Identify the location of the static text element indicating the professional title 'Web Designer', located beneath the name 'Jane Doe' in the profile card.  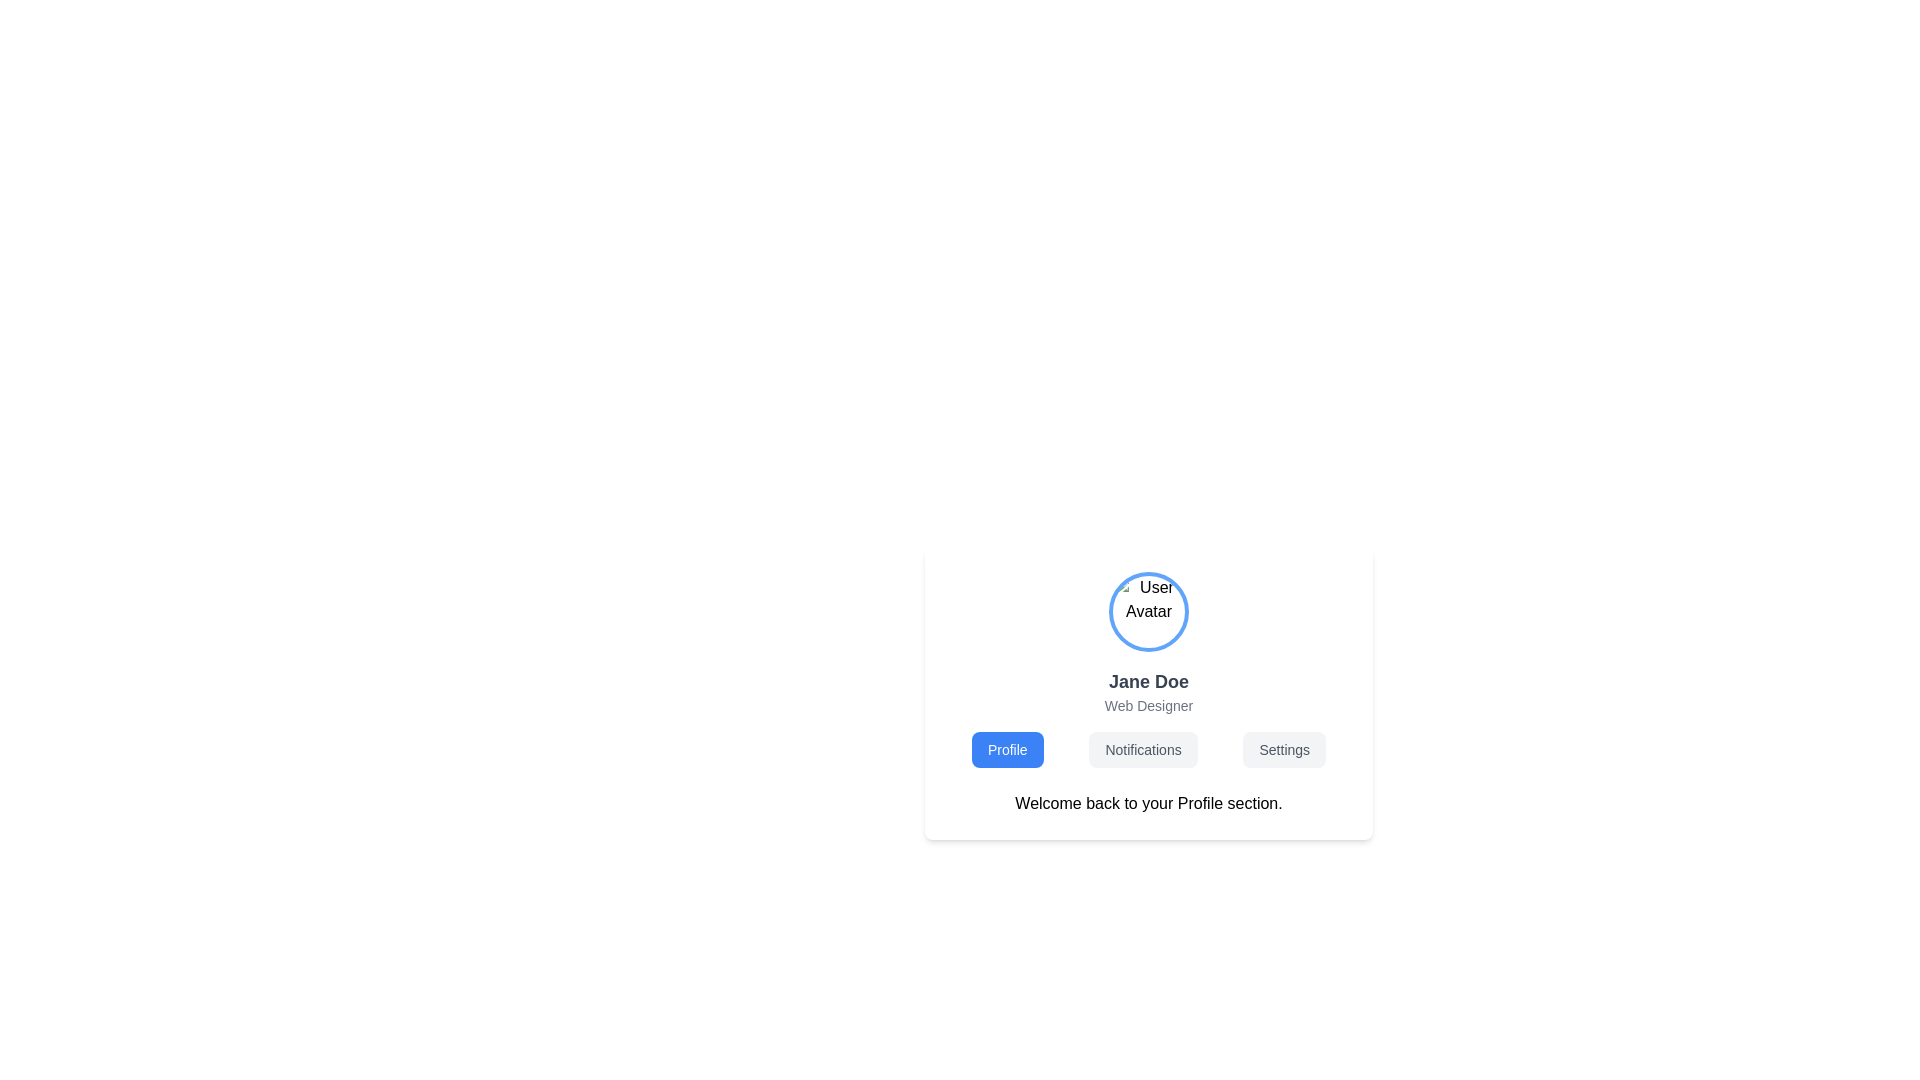
(1148, 704).